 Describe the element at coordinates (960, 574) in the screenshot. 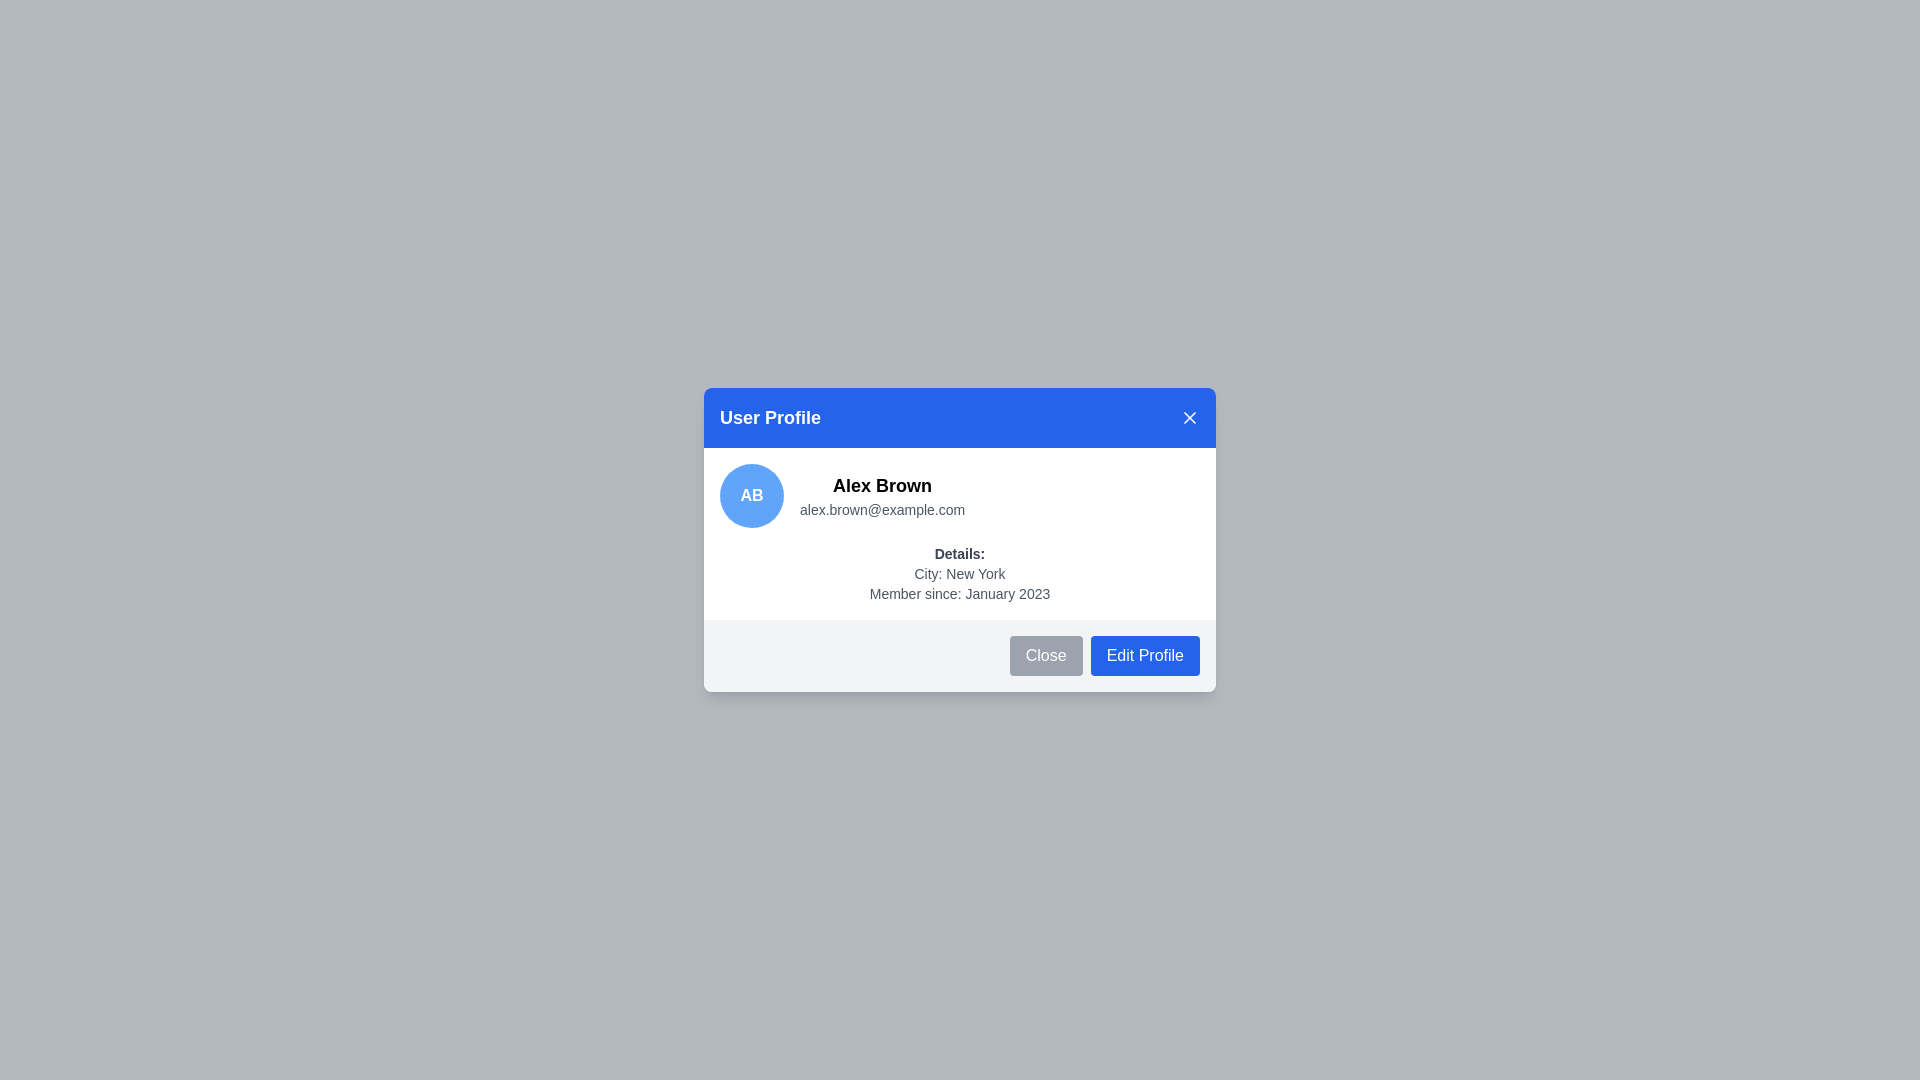

I see `the text block displaying user details, which includes the heading 'Details:' and the sublines 'City: New York' and 'Member since: January 2023.' This text block is located directly beneath the user's name and email in the profile card section` at that location.